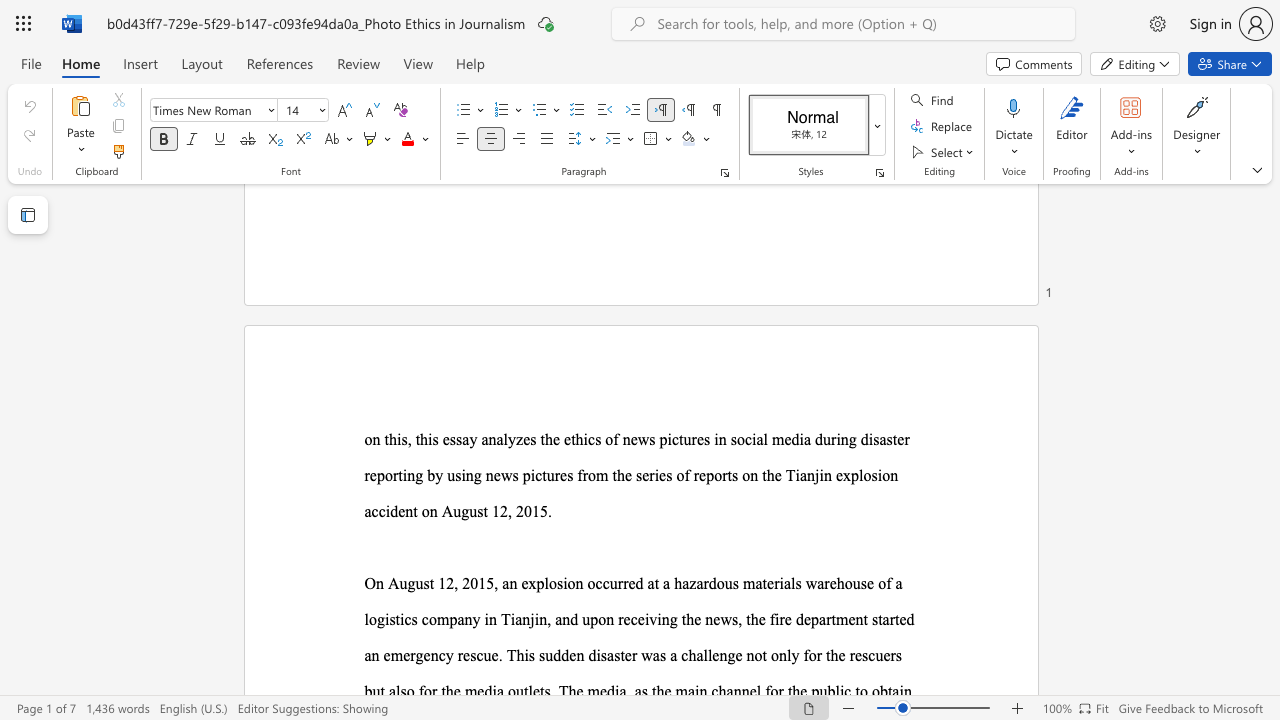  What do you see at coordinates (790, 438) in the screenshot?
I see `the subset text "dia during disaster reporting by using news pictures from the series of reports on the Tianjin explosion acciden" within the text "analyzes the ethics of news pictures in social media during disaster reporting by using news pictures from the series of reports on the Tianjin explosion accident on August 12, 2015."` at bounding box center [790, 438].